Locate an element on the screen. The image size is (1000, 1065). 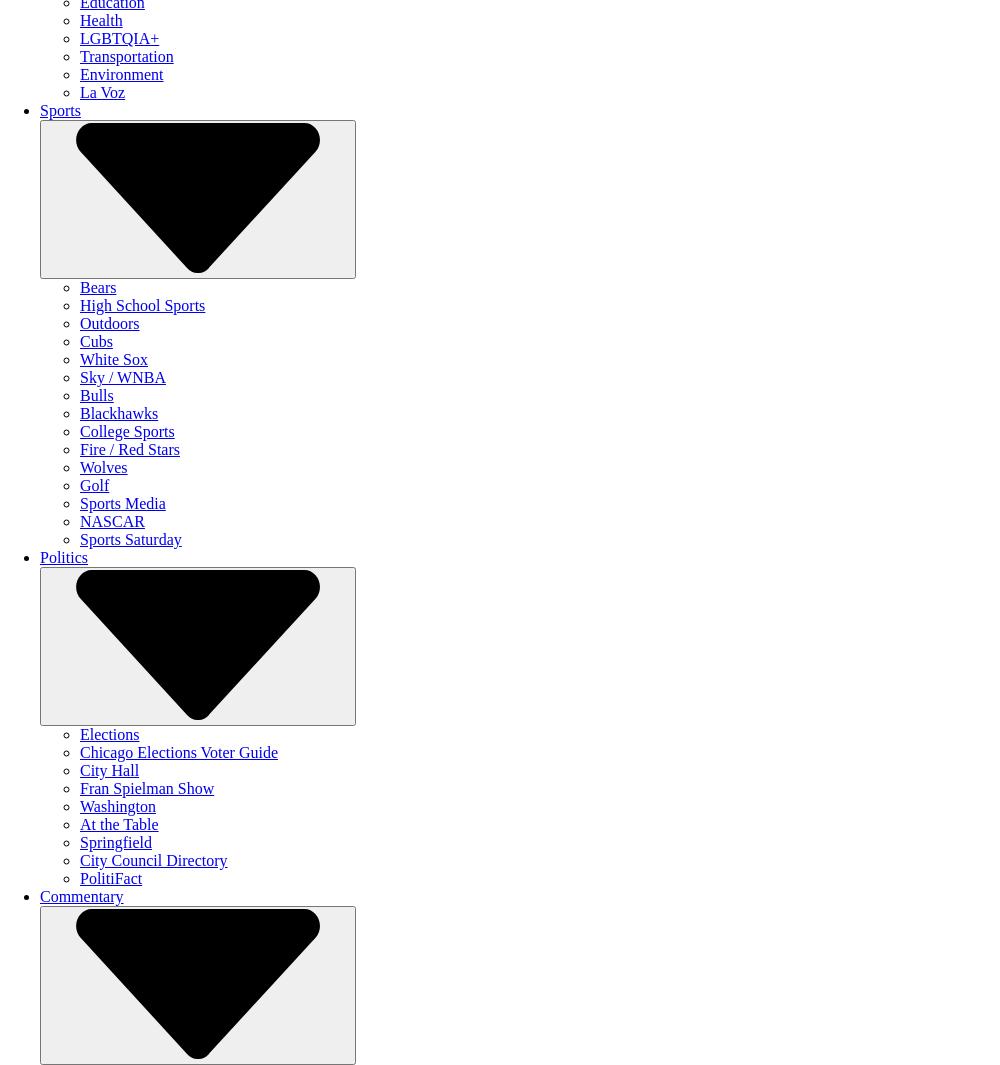
'Cubs' is located at coordinates (79, 340).